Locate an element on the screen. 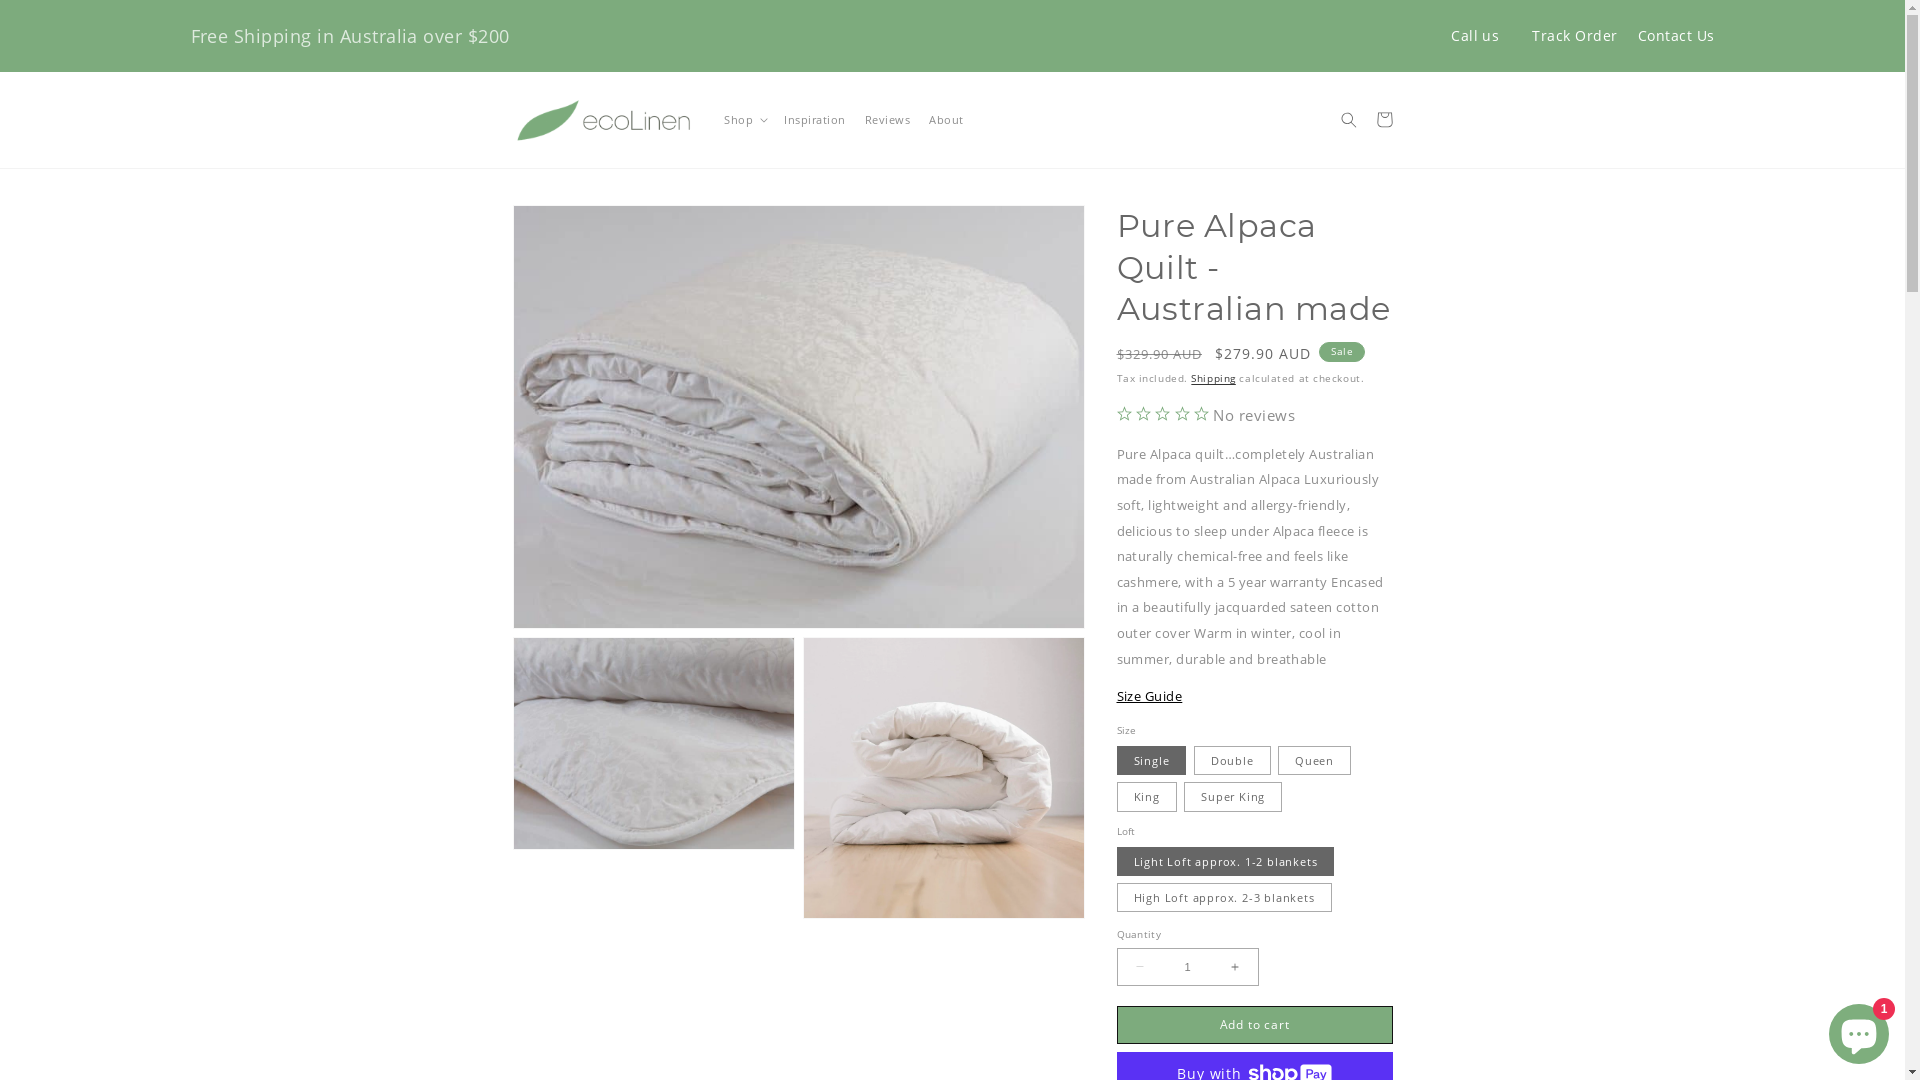 Image resolution: width=1920 pixels, height=1080 pixels. 'About' is located at coordinates (919, 120).